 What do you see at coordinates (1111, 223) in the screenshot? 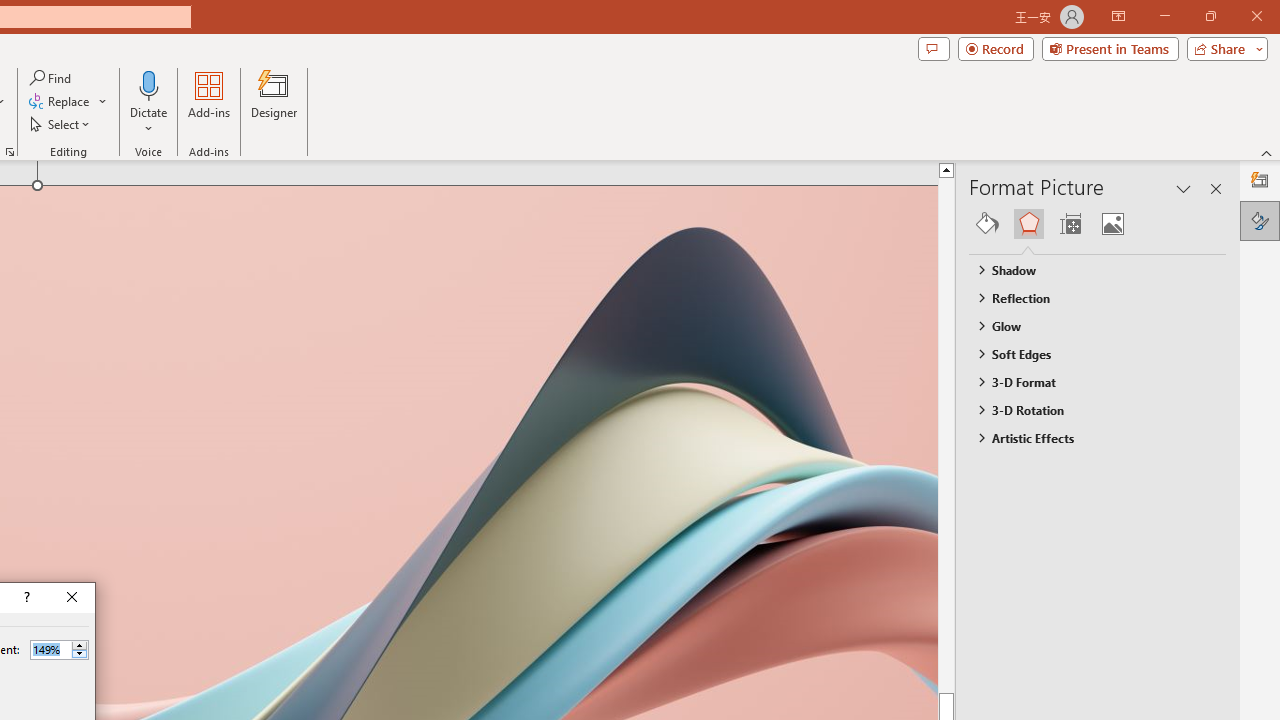
I see `'Picture'` at bounding box center [1111, 223].